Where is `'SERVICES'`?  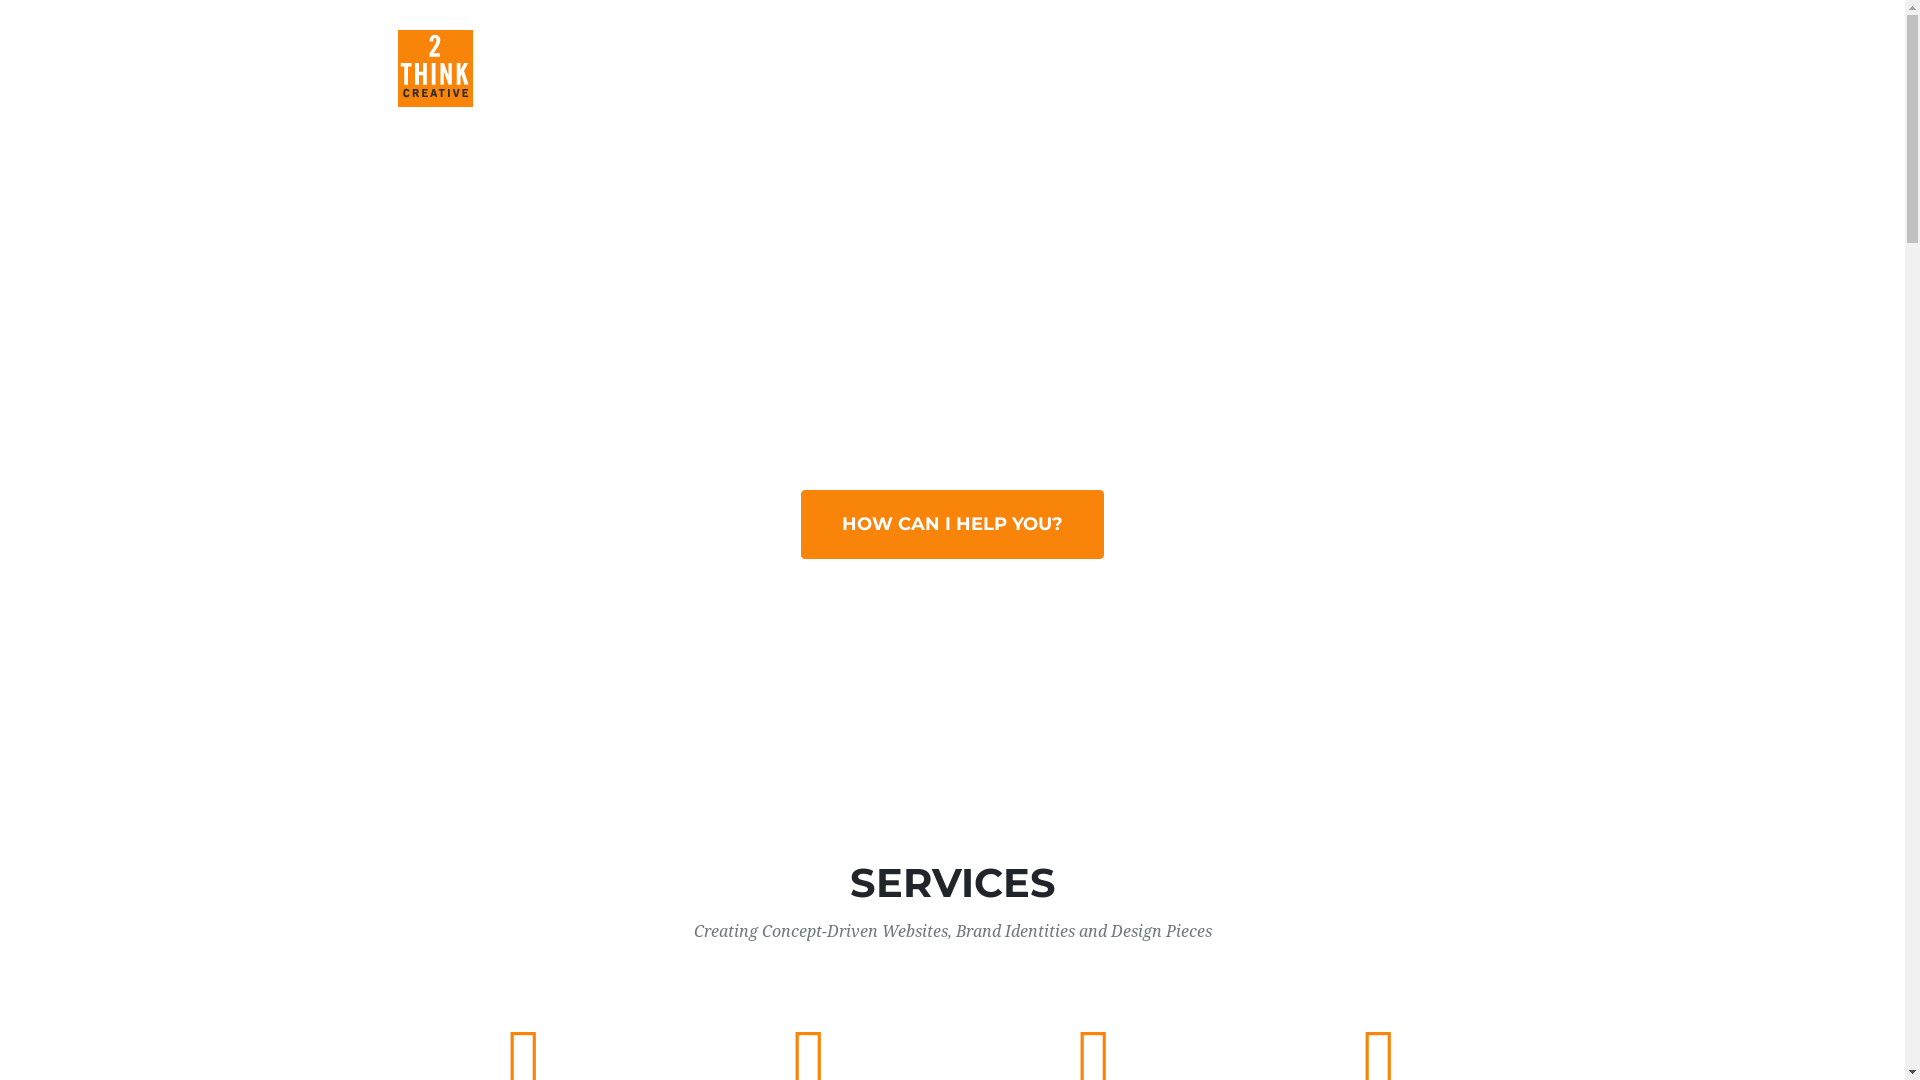
'SERVICES' is located at coordinates (988, 67).